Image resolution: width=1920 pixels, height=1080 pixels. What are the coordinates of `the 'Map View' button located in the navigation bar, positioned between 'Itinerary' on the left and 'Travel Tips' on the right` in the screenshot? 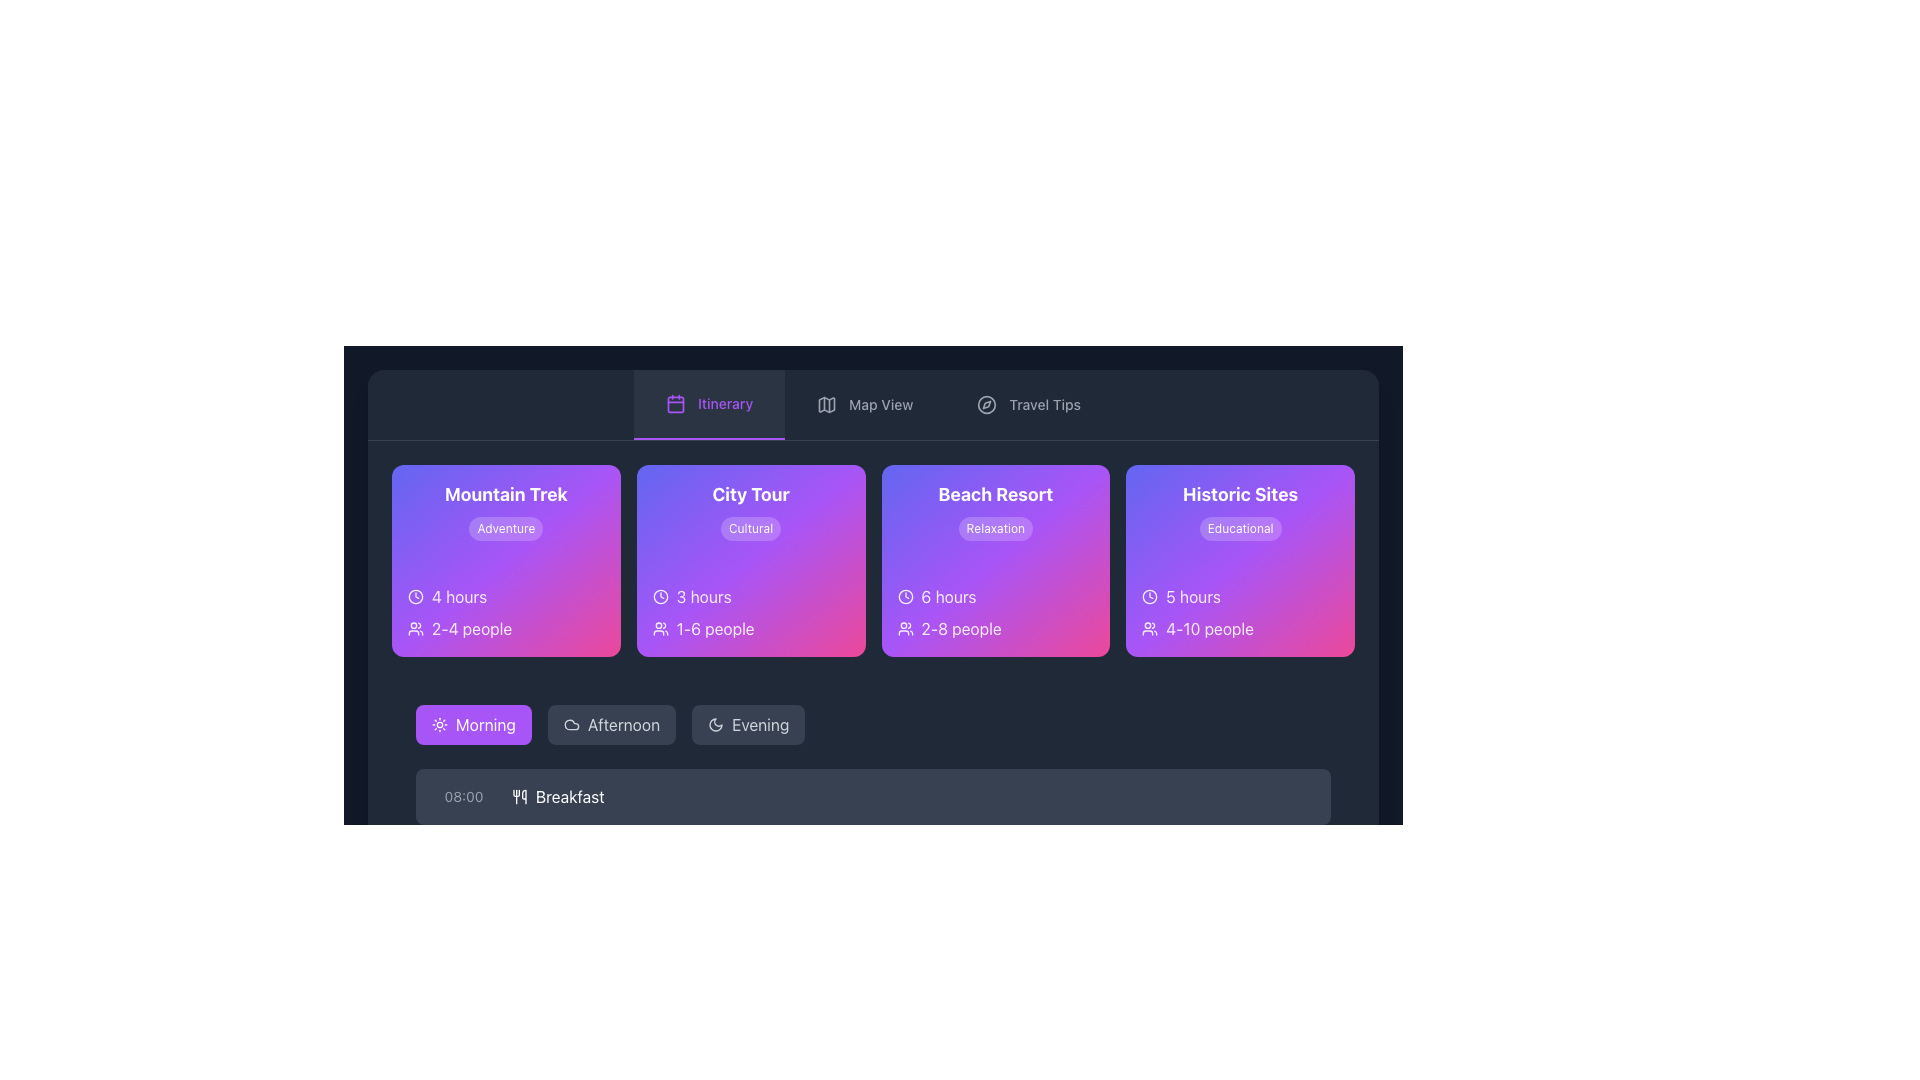 It's located at (865, 405).